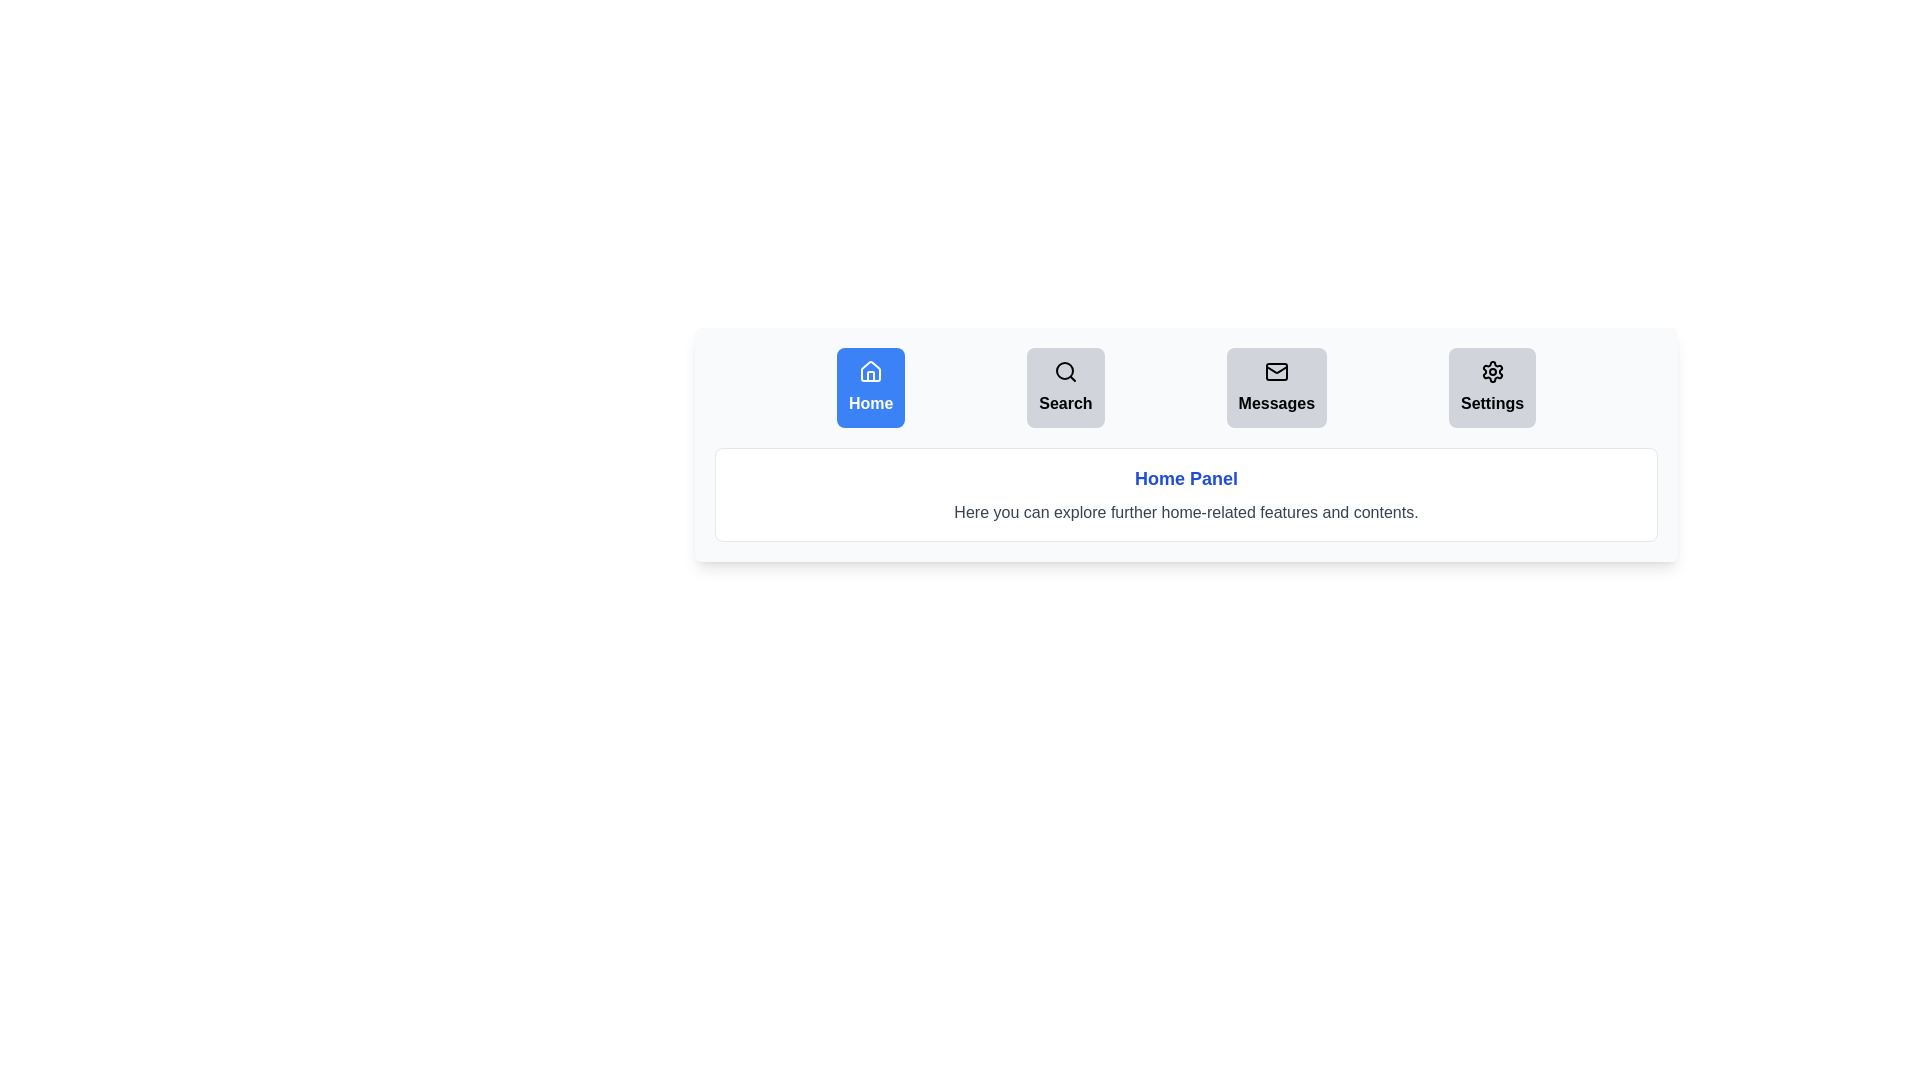 This screenshot has height=1080, width=1920. What do you see at coordinates (1492, 388) in the screenshot?
I see `the settings button located in the top-right section of the interface, which is the fourth button from the left in a horizontal group` at bounding box center [1492, 388].